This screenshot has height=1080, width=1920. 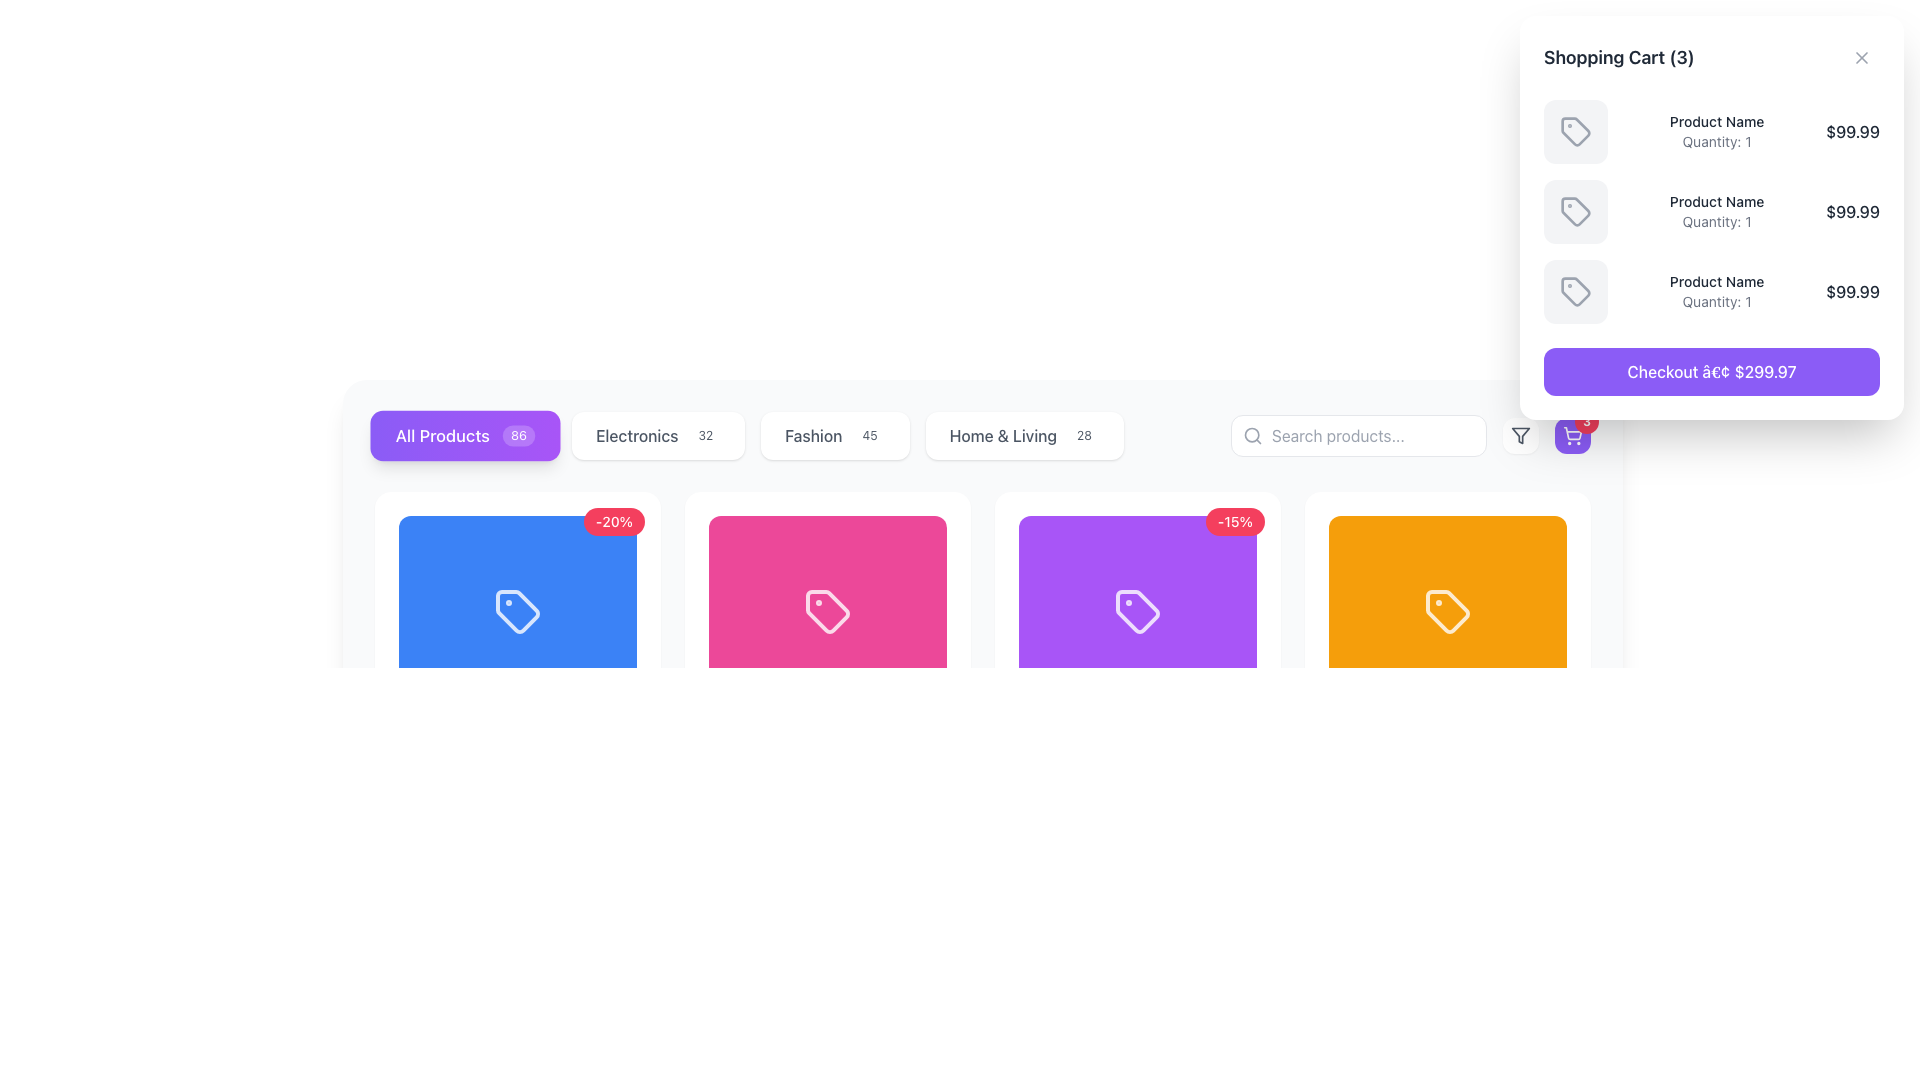 What do you see at coordinates (1574, 131) in the screenshot?
I see `the product thumbnail icon in the shopping cart list located in the sidebar on the right side of the interface` at bounding box center [1574, 131].